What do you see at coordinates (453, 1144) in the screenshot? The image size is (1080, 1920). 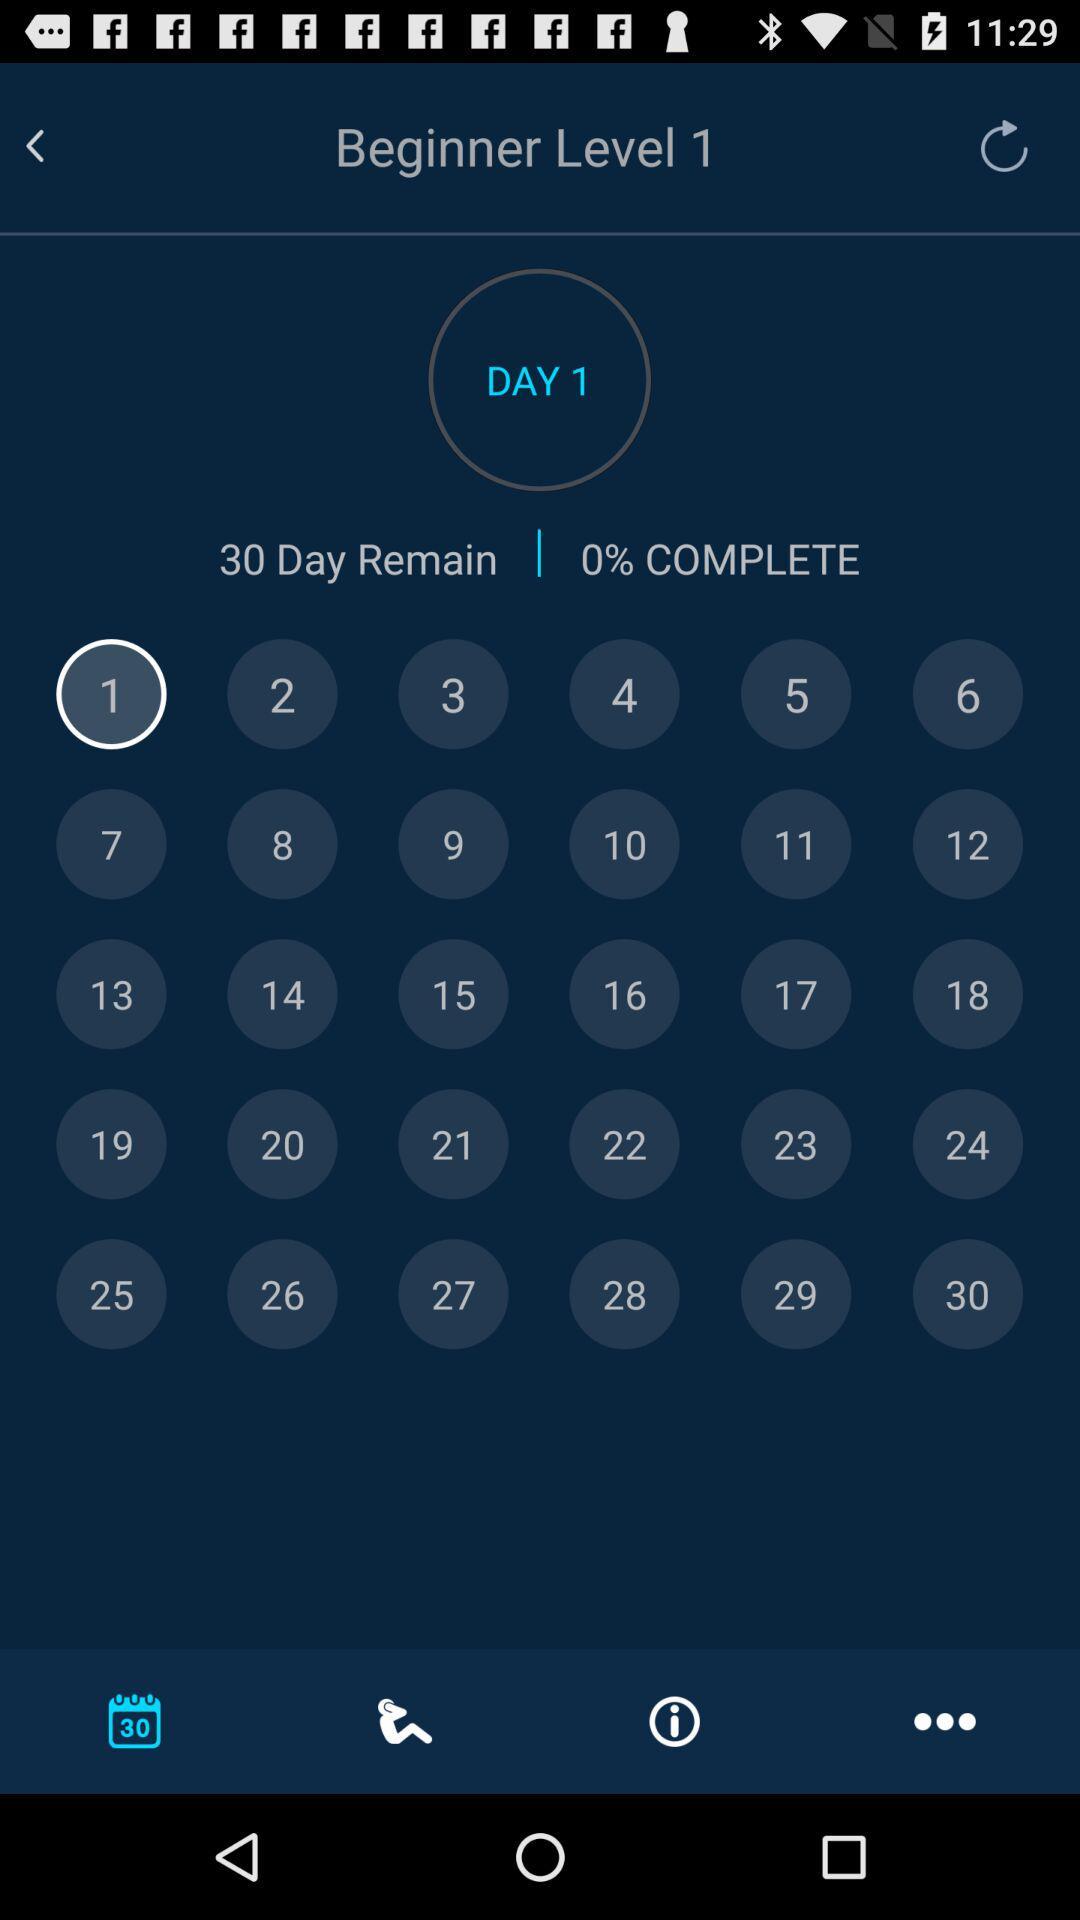 I see `keyborad` at bounding box center [453, 1144].